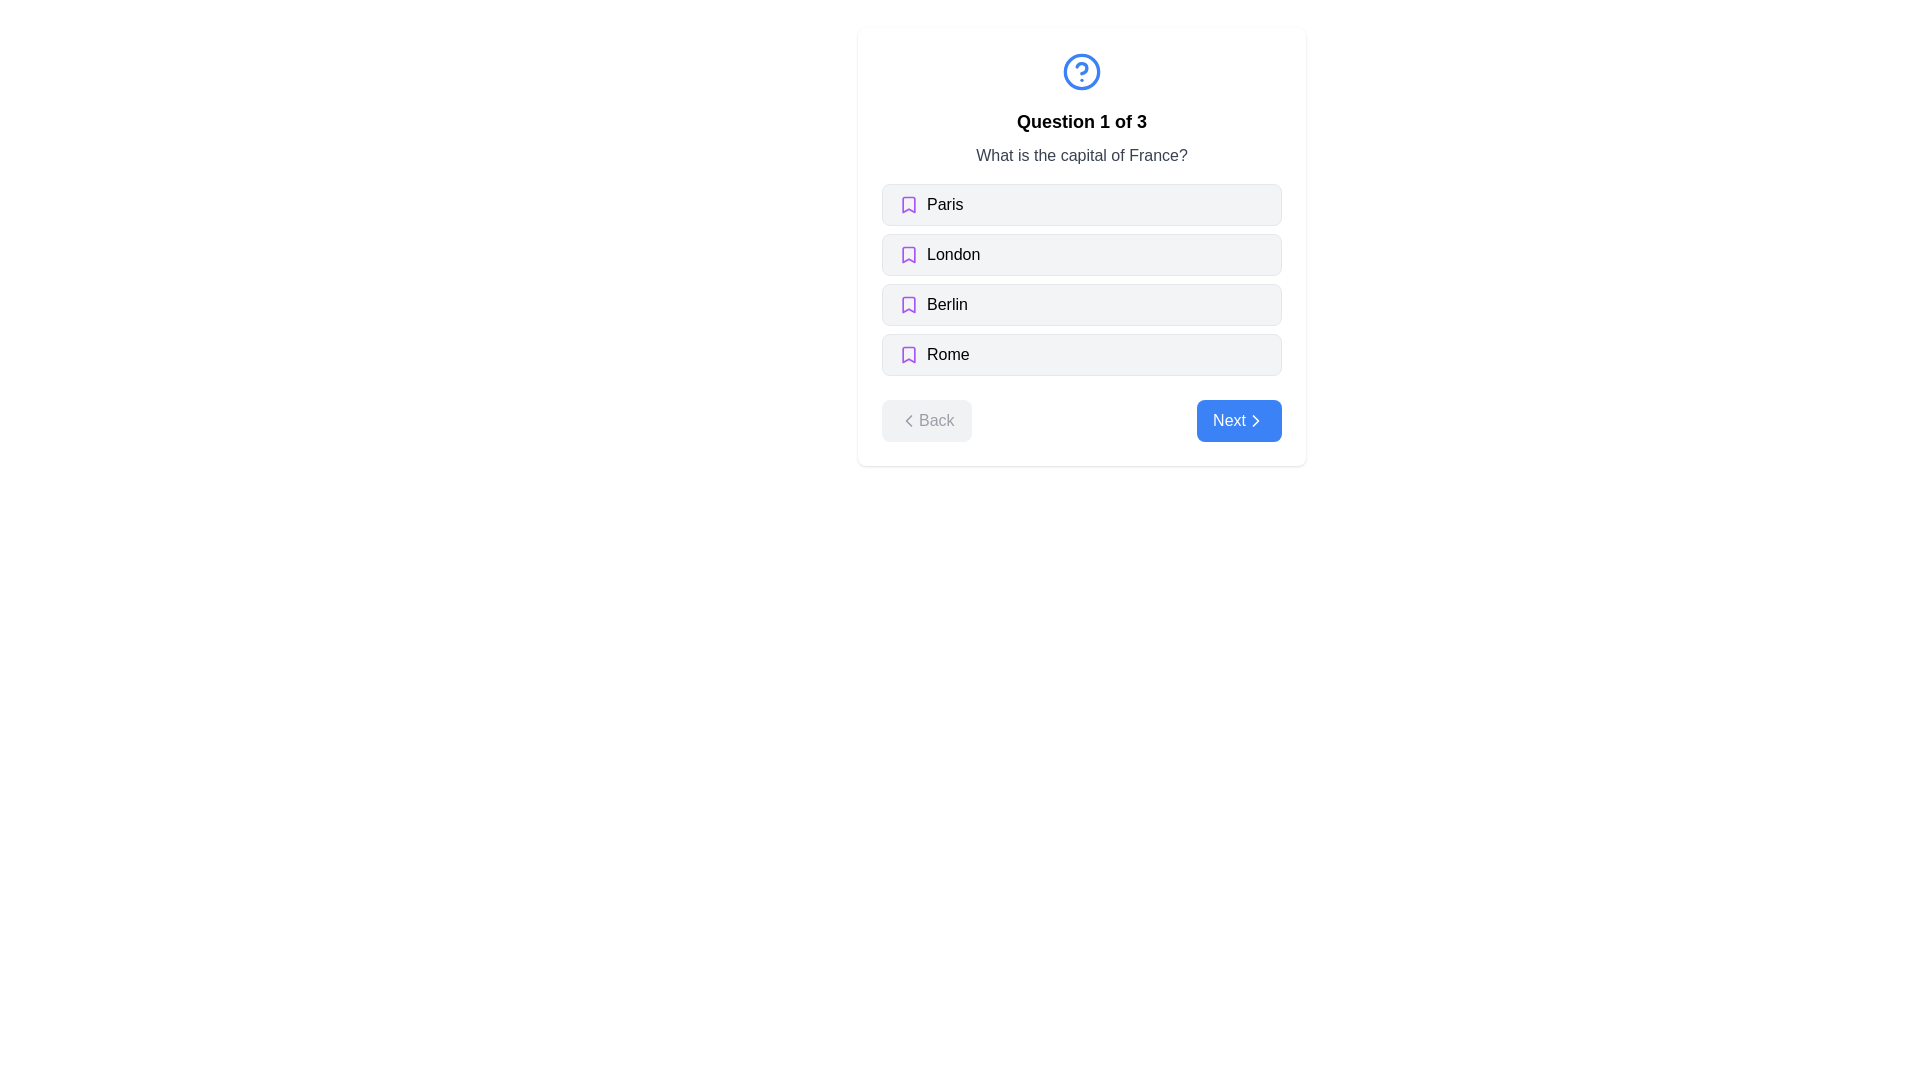  What do you see at coordinates (907, 253) in the screenshot?
I see `the small purple bookmark-shaped icon located to the left of the text label 'London' in the vertical list of options` at bounding box center [907, 253].